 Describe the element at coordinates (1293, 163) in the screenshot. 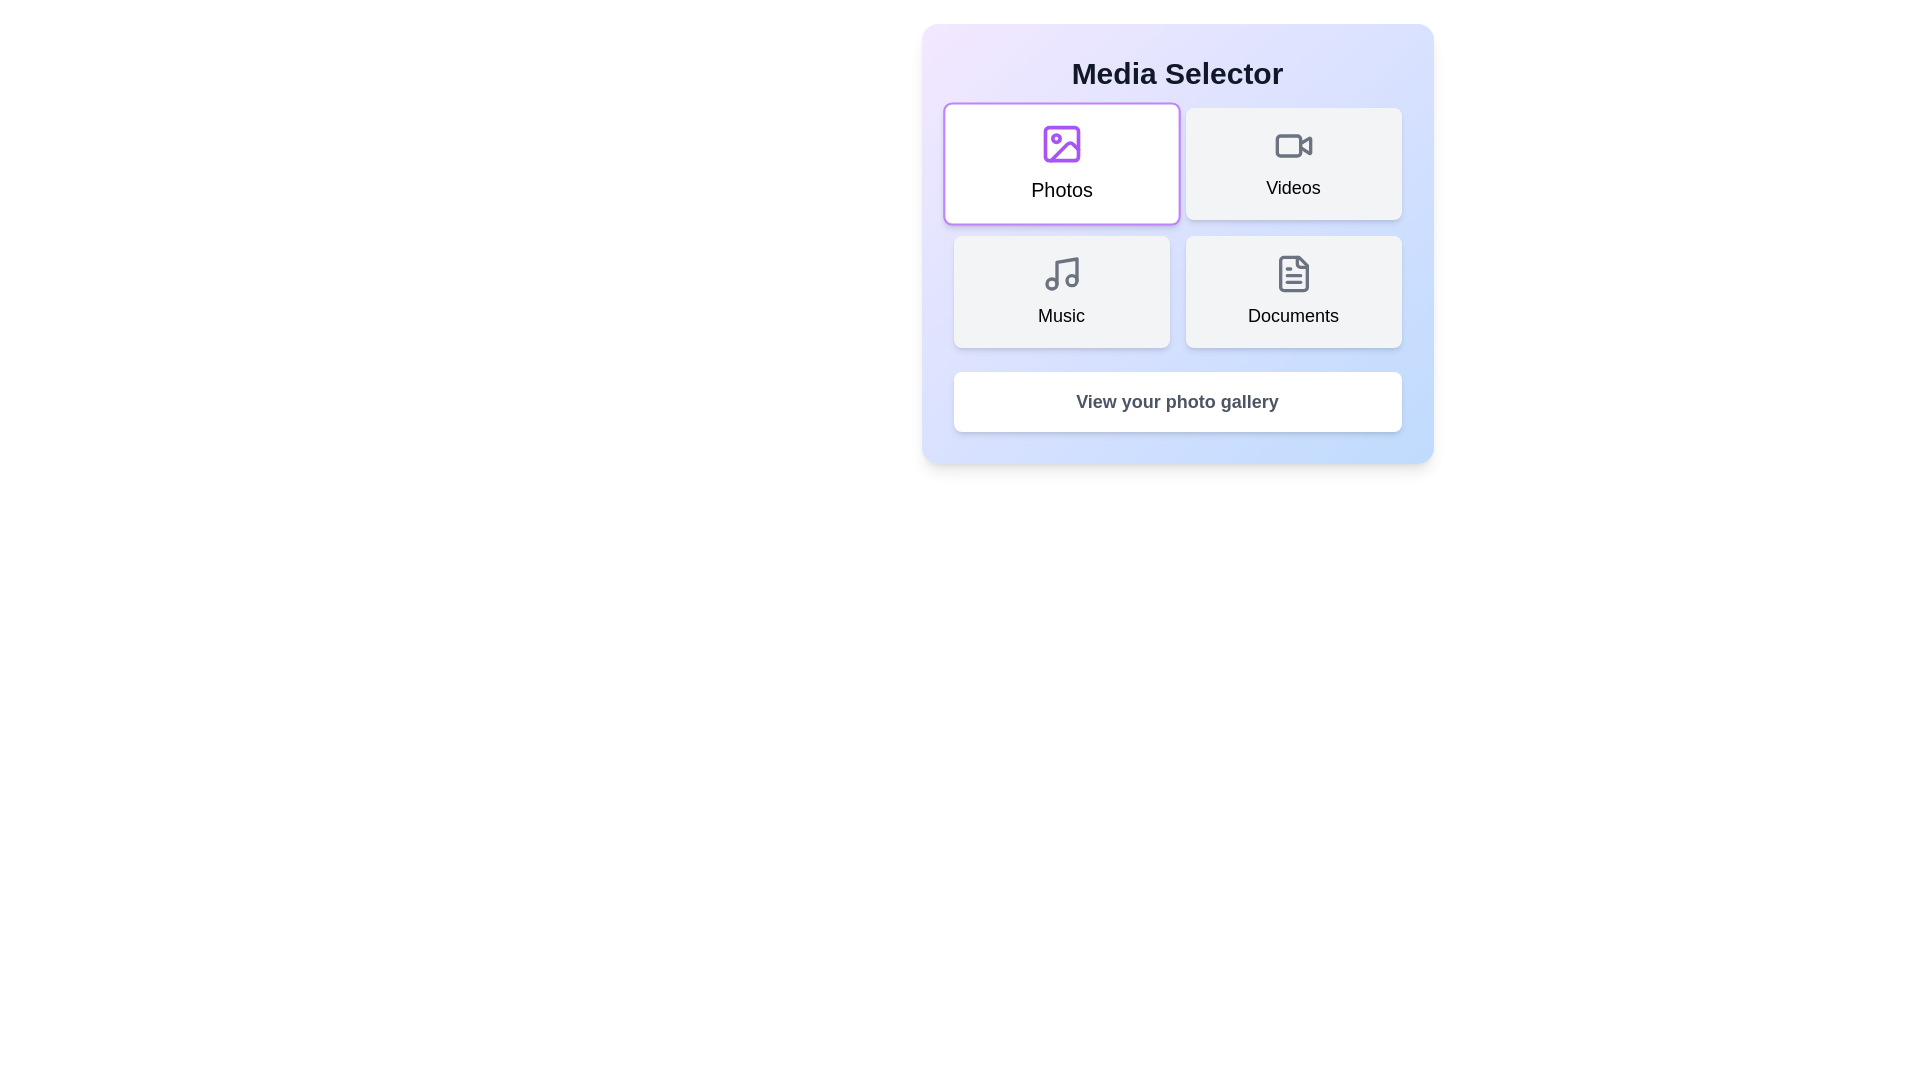

I see `the button corresponding to Videos to select it` at that location.